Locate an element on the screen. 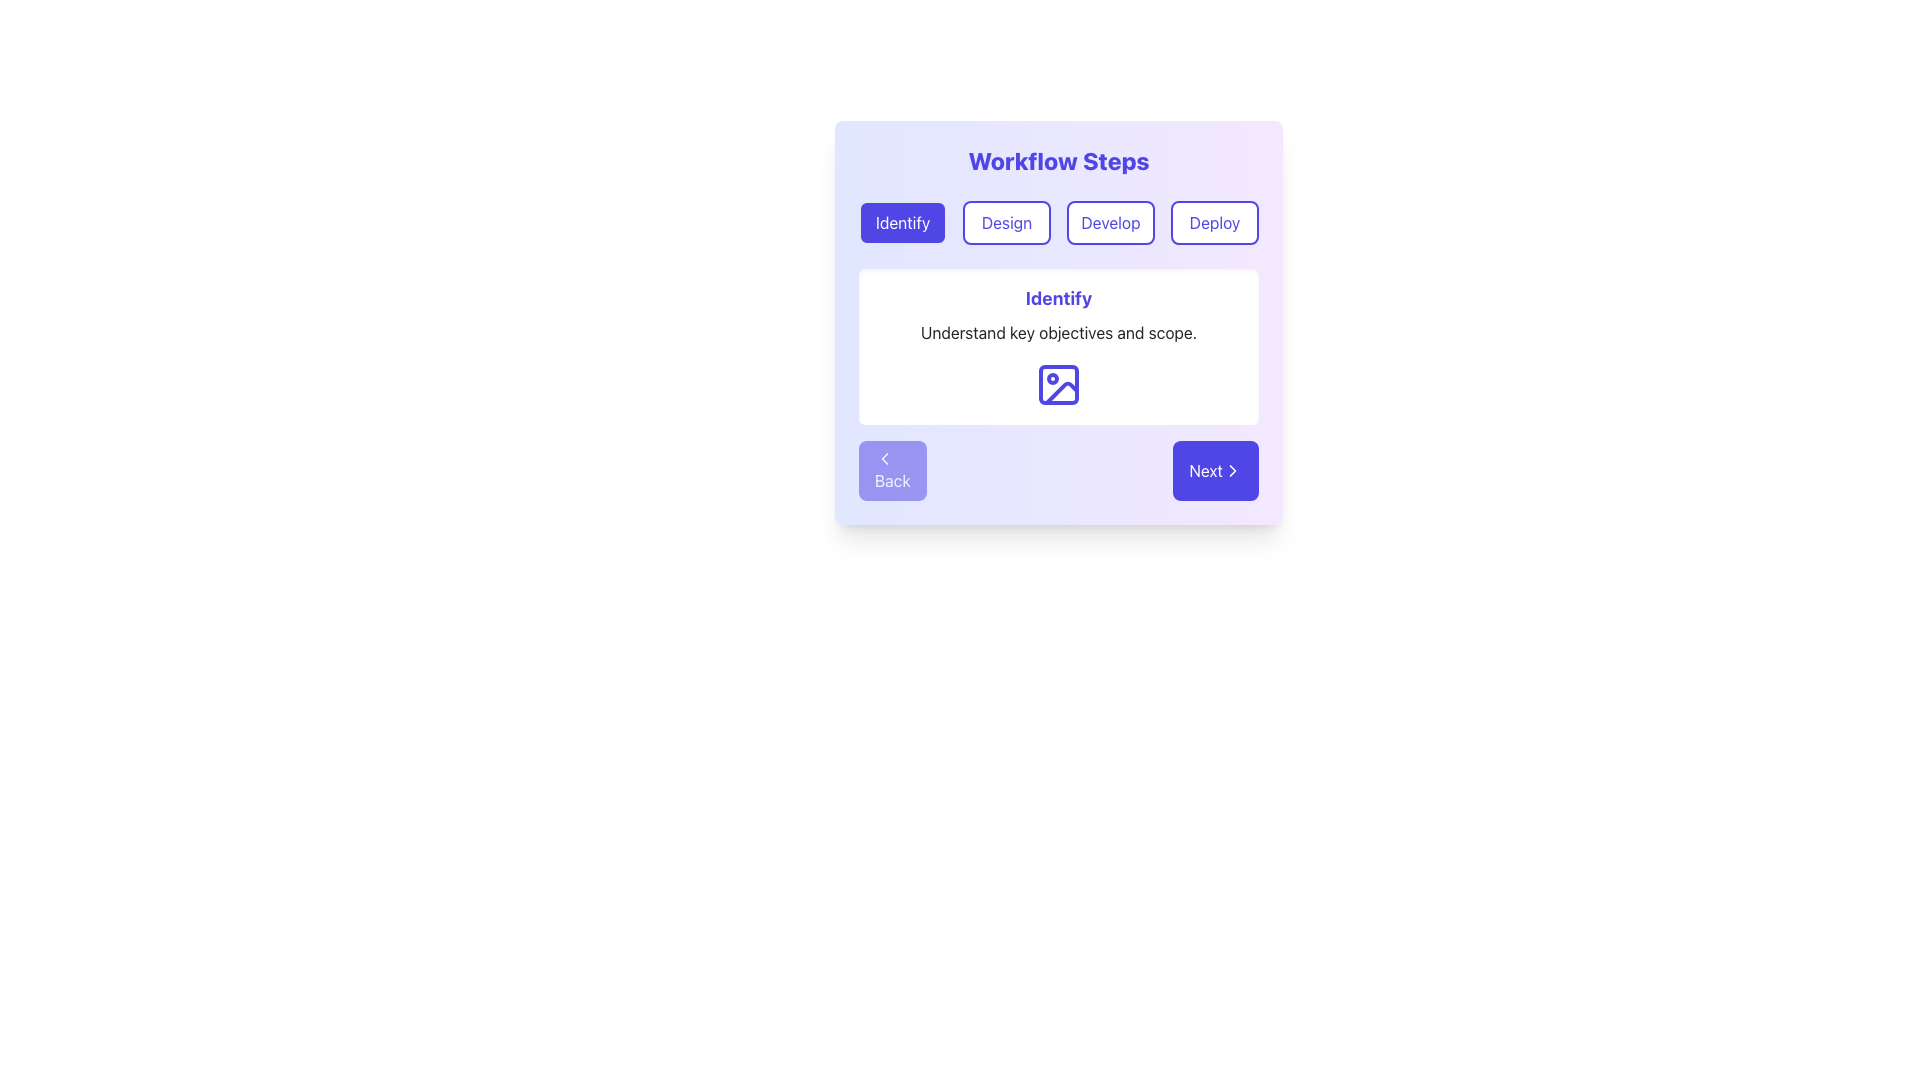 Image resolution: width=1920 pixels, height=1080 pixels. the 'Identify' step button in the workflow process is located at coordinates (901, 223).